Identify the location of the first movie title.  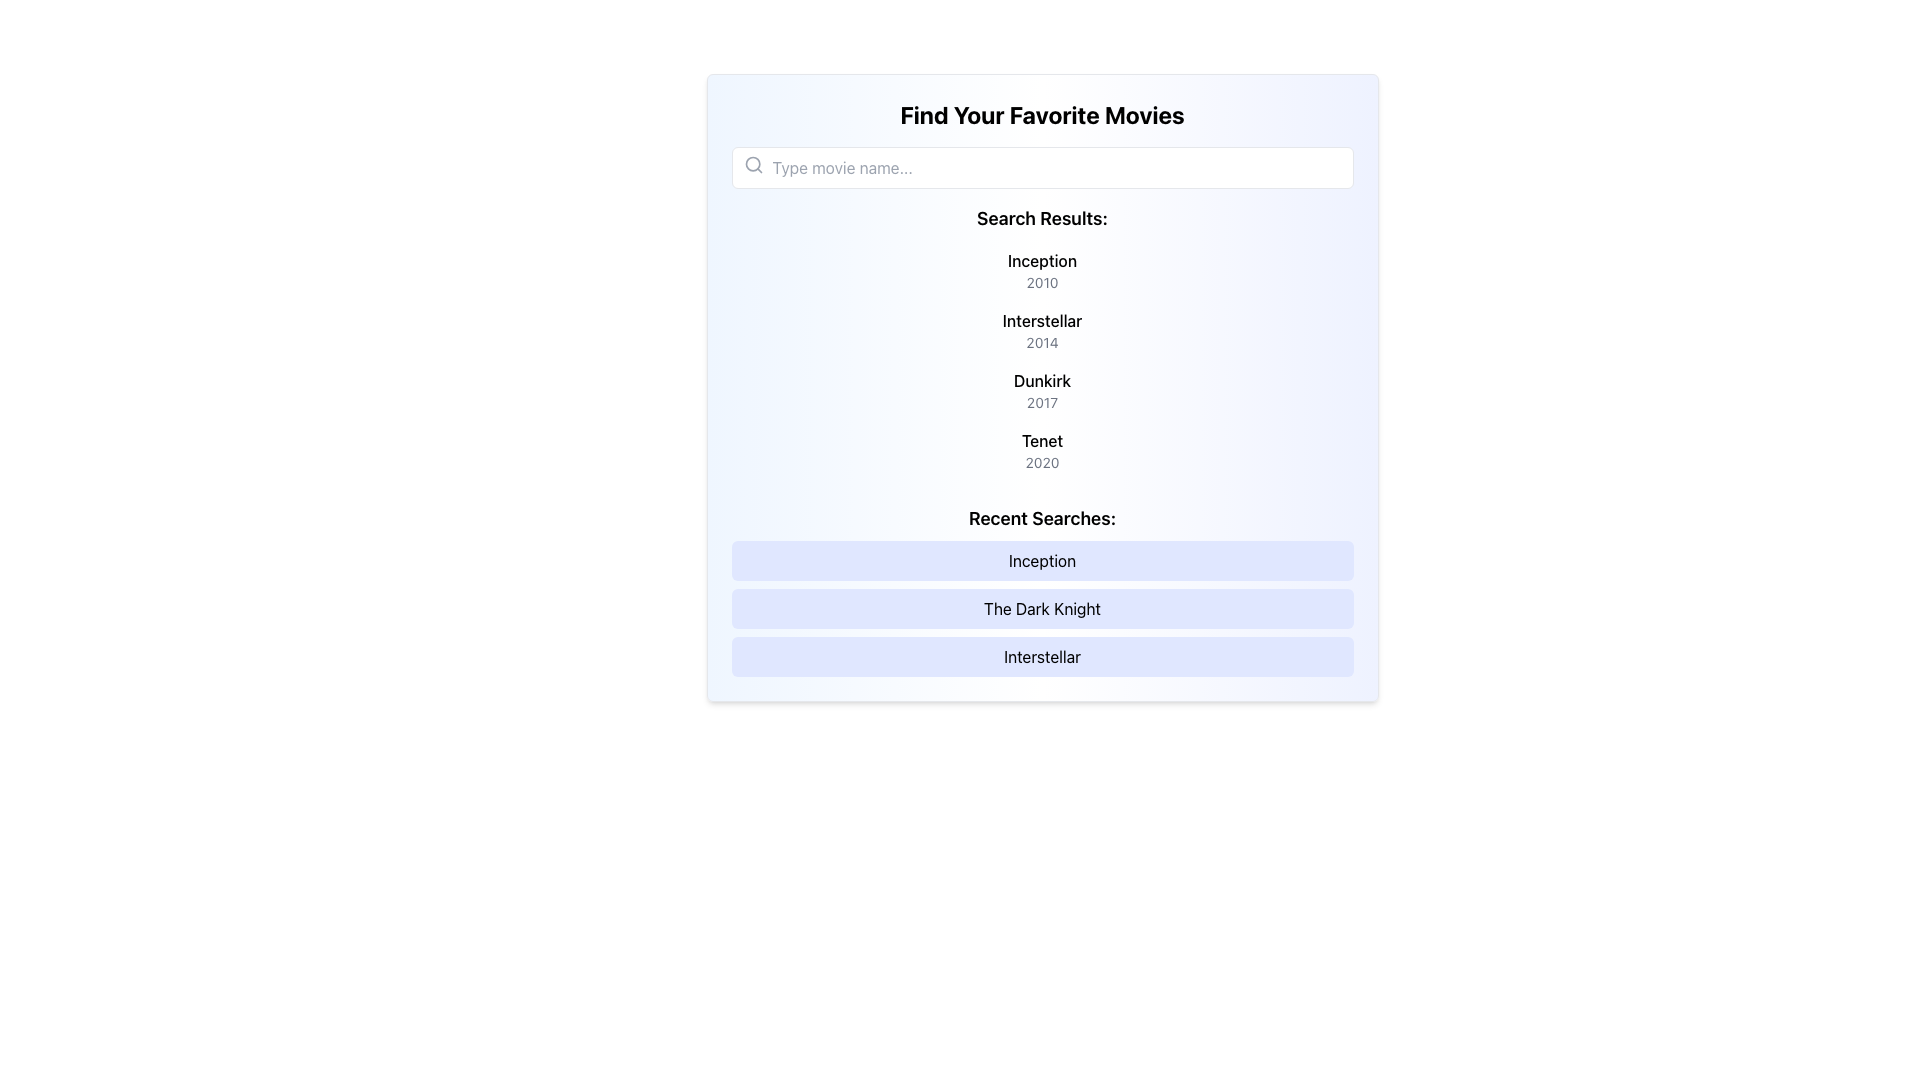
(1041, 270).